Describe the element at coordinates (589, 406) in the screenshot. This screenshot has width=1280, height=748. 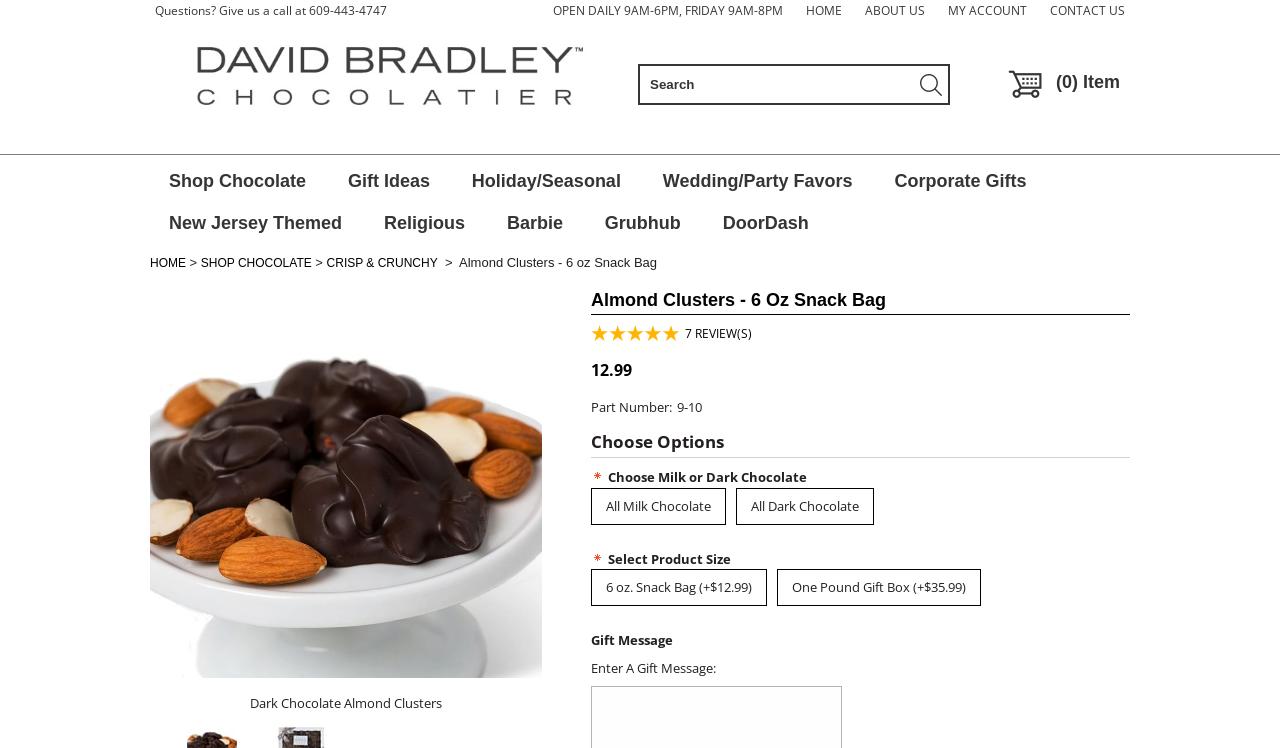
I see `'Part Number:'` at that location.